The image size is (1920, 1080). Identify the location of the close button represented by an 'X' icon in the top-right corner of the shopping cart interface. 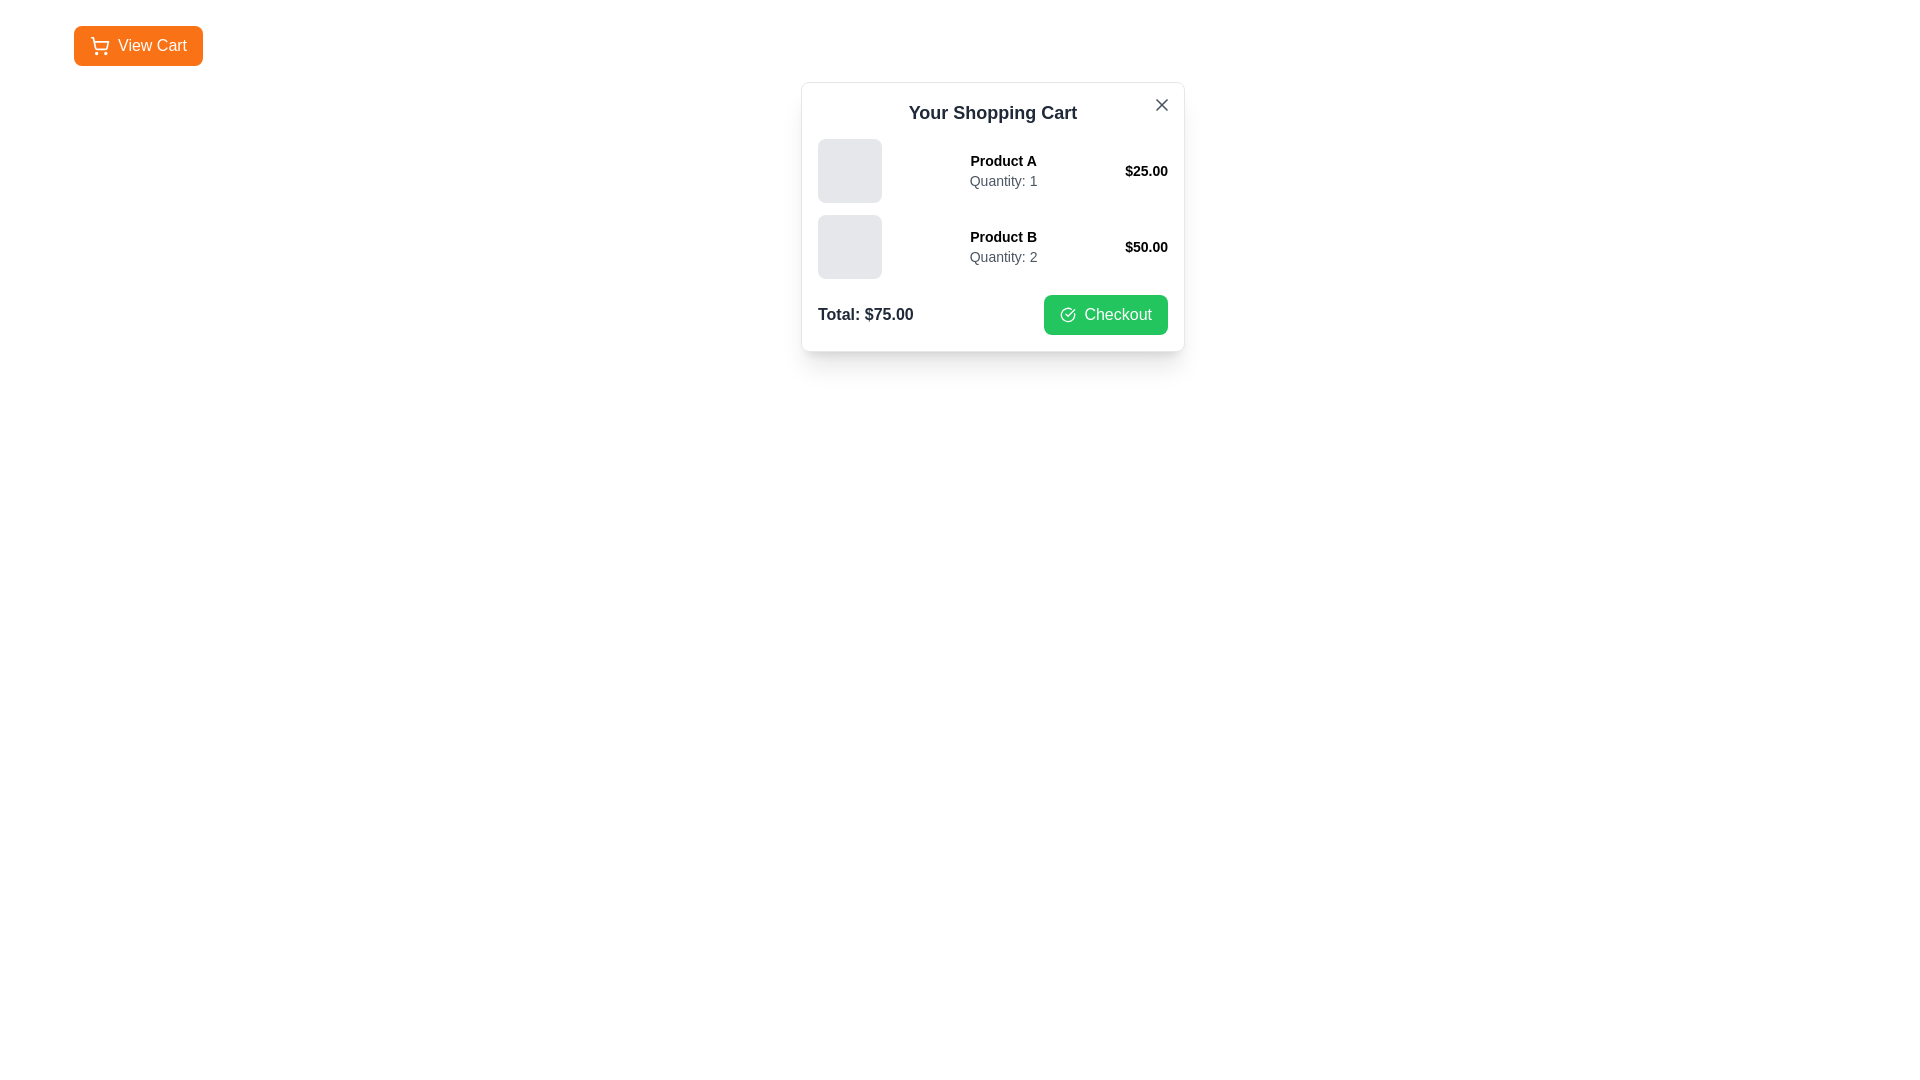
(1161, 104).